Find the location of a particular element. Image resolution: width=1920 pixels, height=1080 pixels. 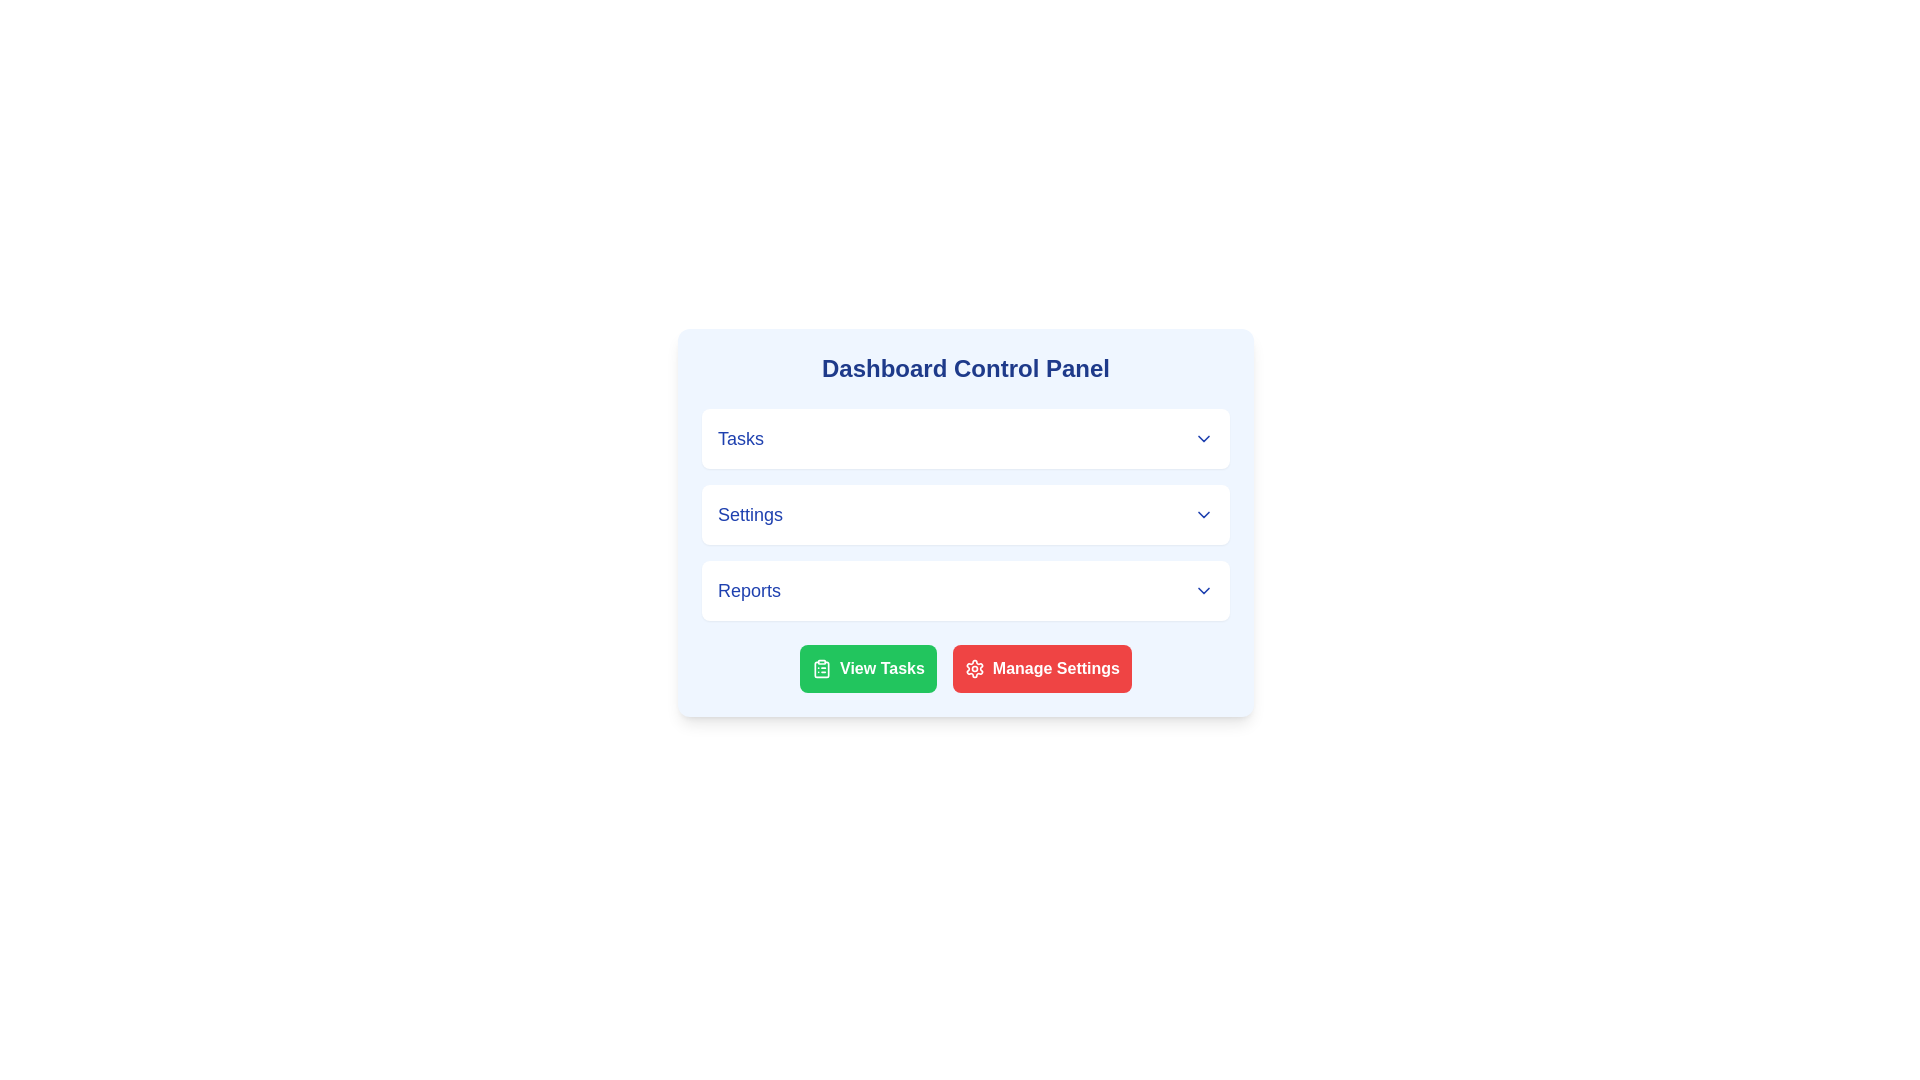

the green button labeled 'View Tasks' that contains the clipboard icon is located at coordinates (821, 668).